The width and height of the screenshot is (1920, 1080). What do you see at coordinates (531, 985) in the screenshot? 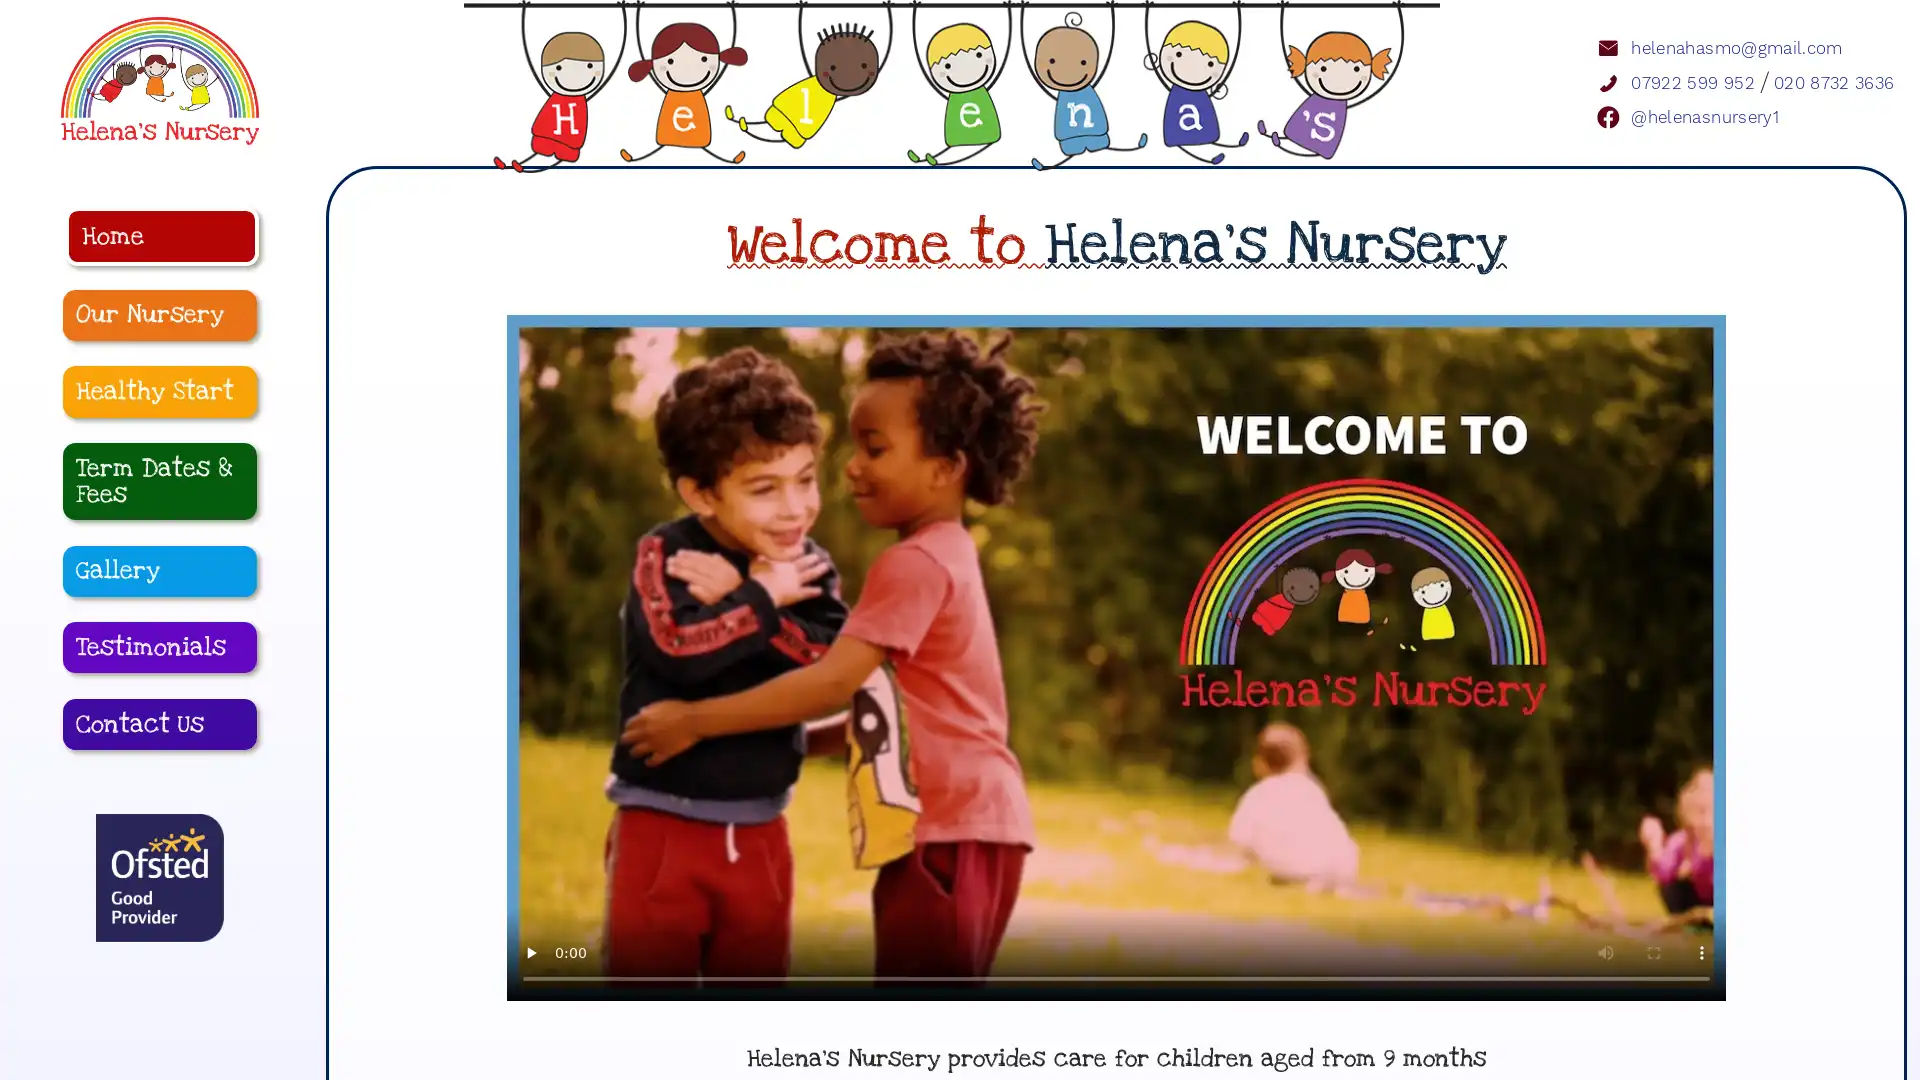
I see `play` at bounding box center [531, 985].